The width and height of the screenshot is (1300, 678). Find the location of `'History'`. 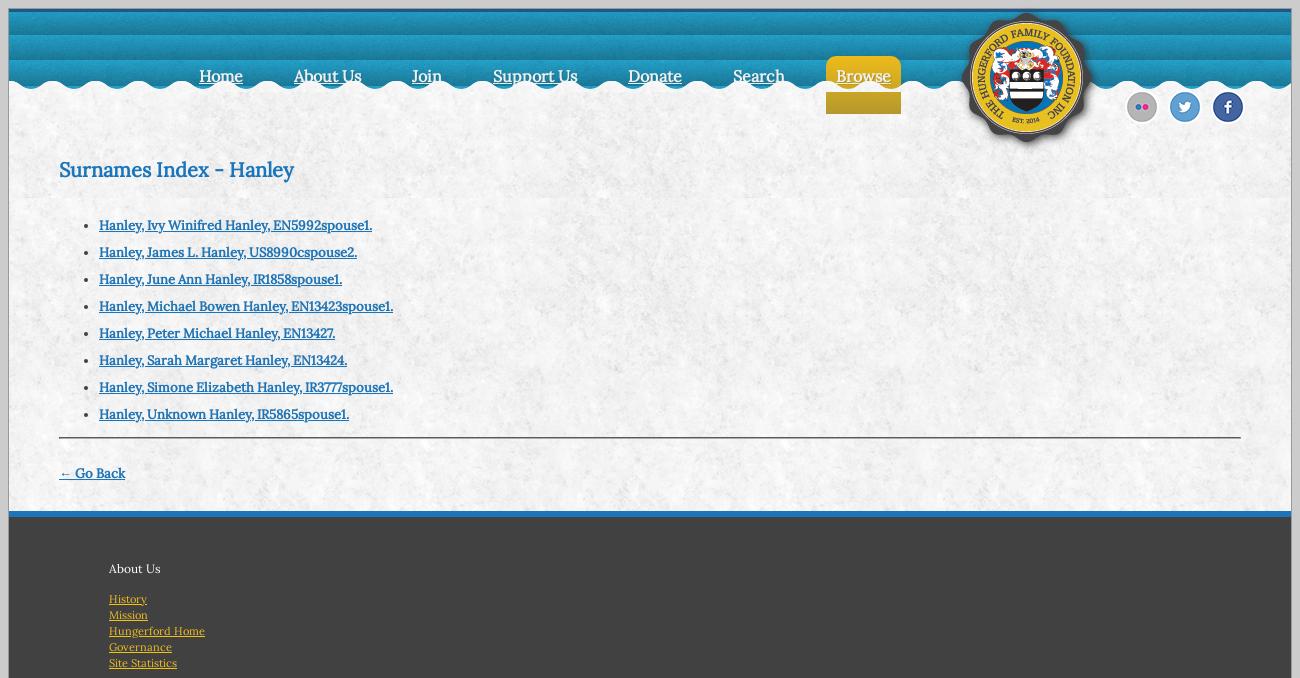

'History' is located at coordinates (127, 596).